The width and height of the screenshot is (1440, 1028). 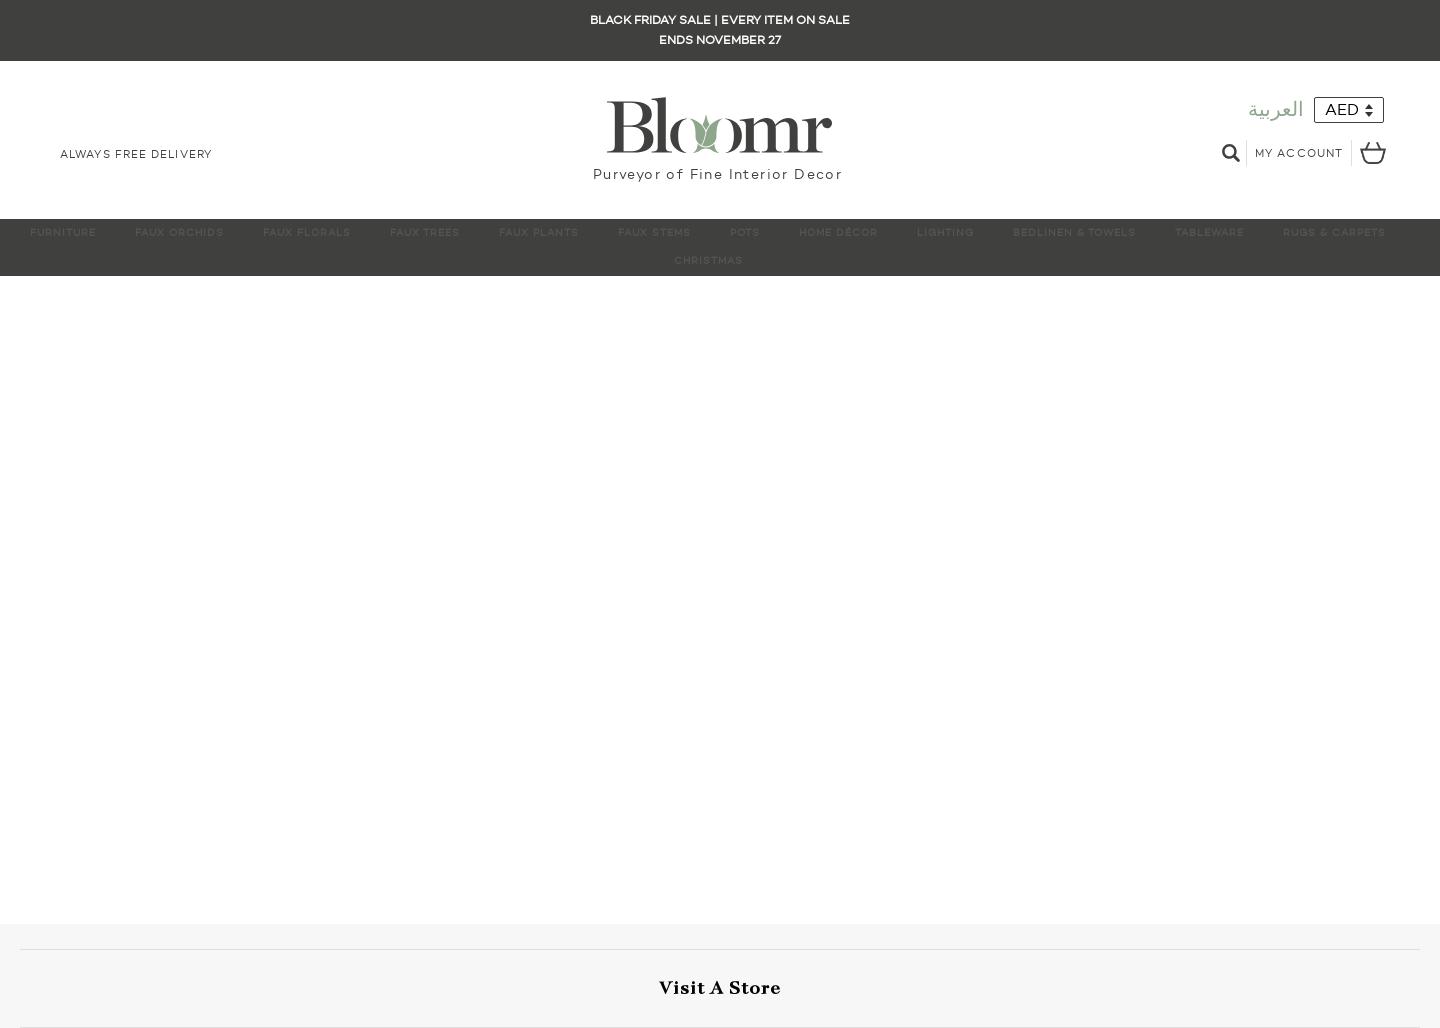 What do you see at coordinates (838, 231) in the screenshot?
I see `'Home Décor'` at bounding box center [838, 231].